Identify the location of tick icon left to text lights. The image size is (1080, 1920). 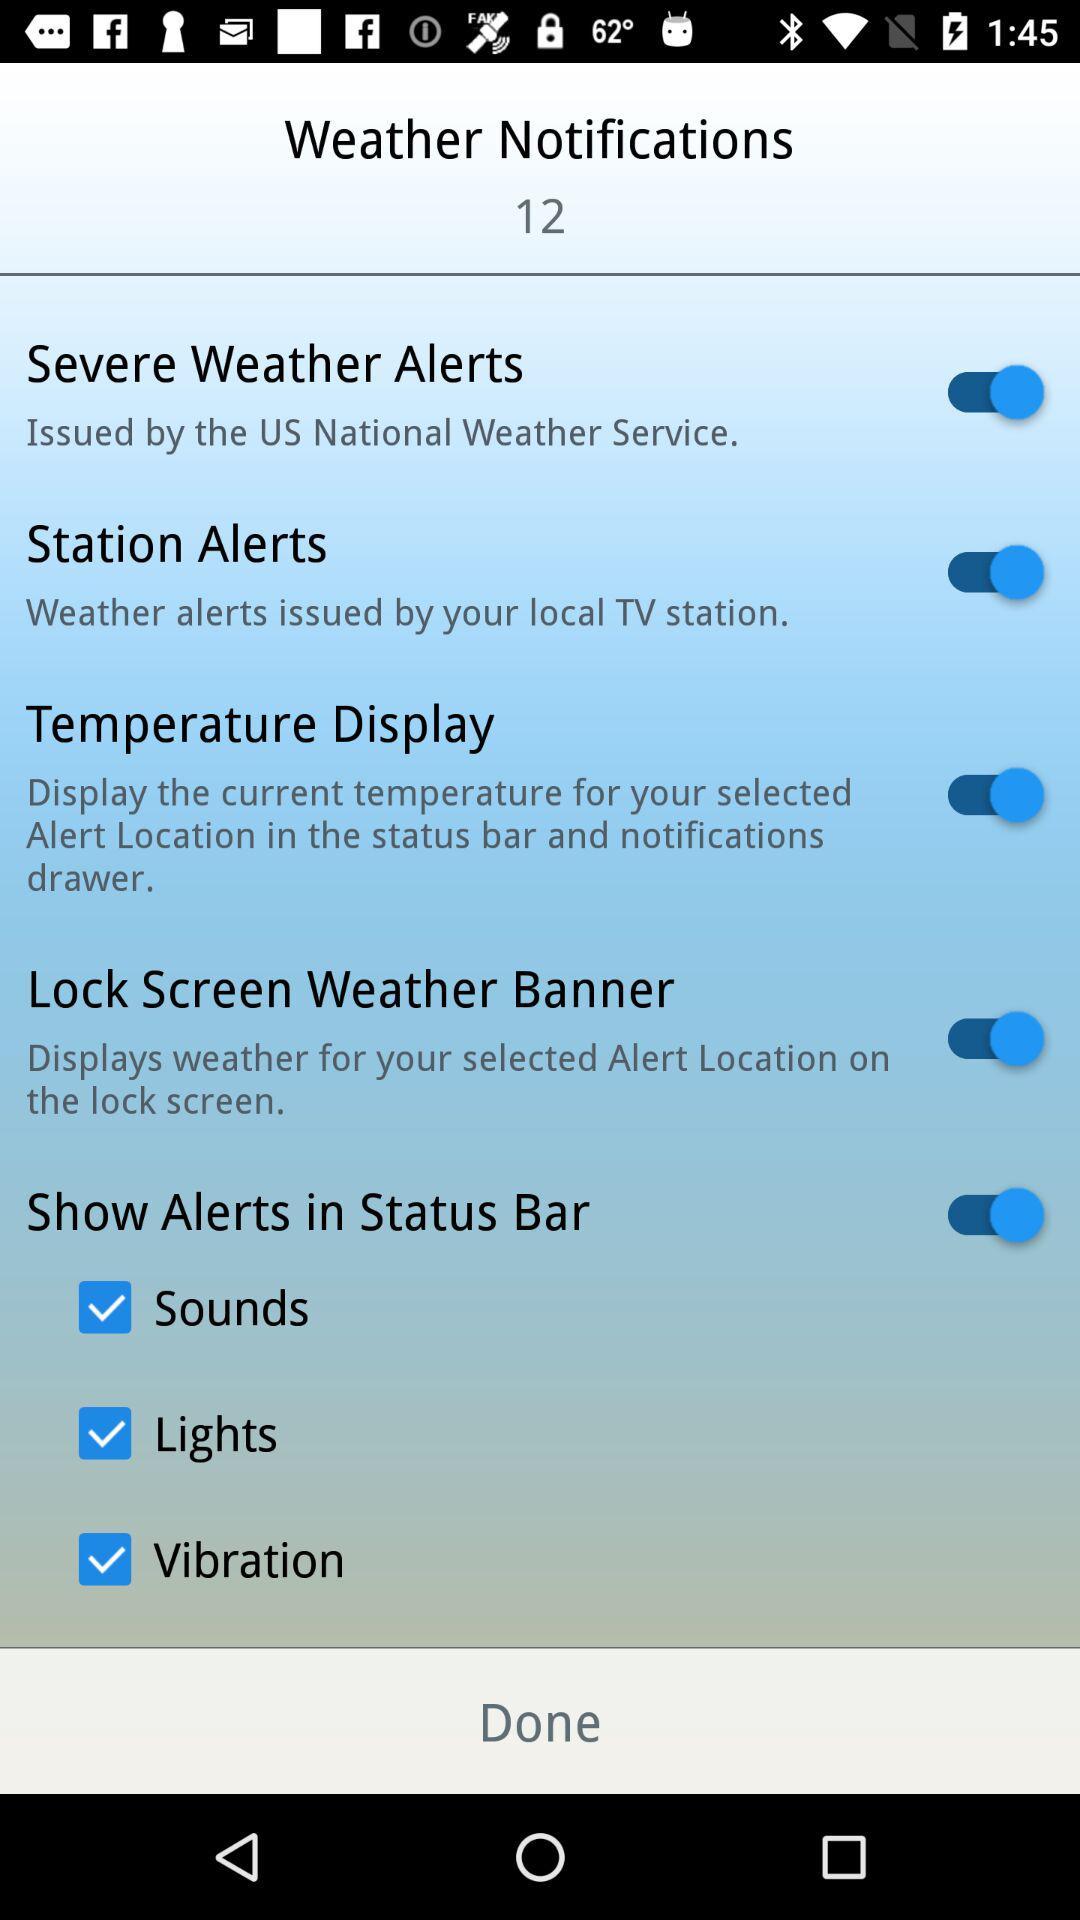
(104, 1432).